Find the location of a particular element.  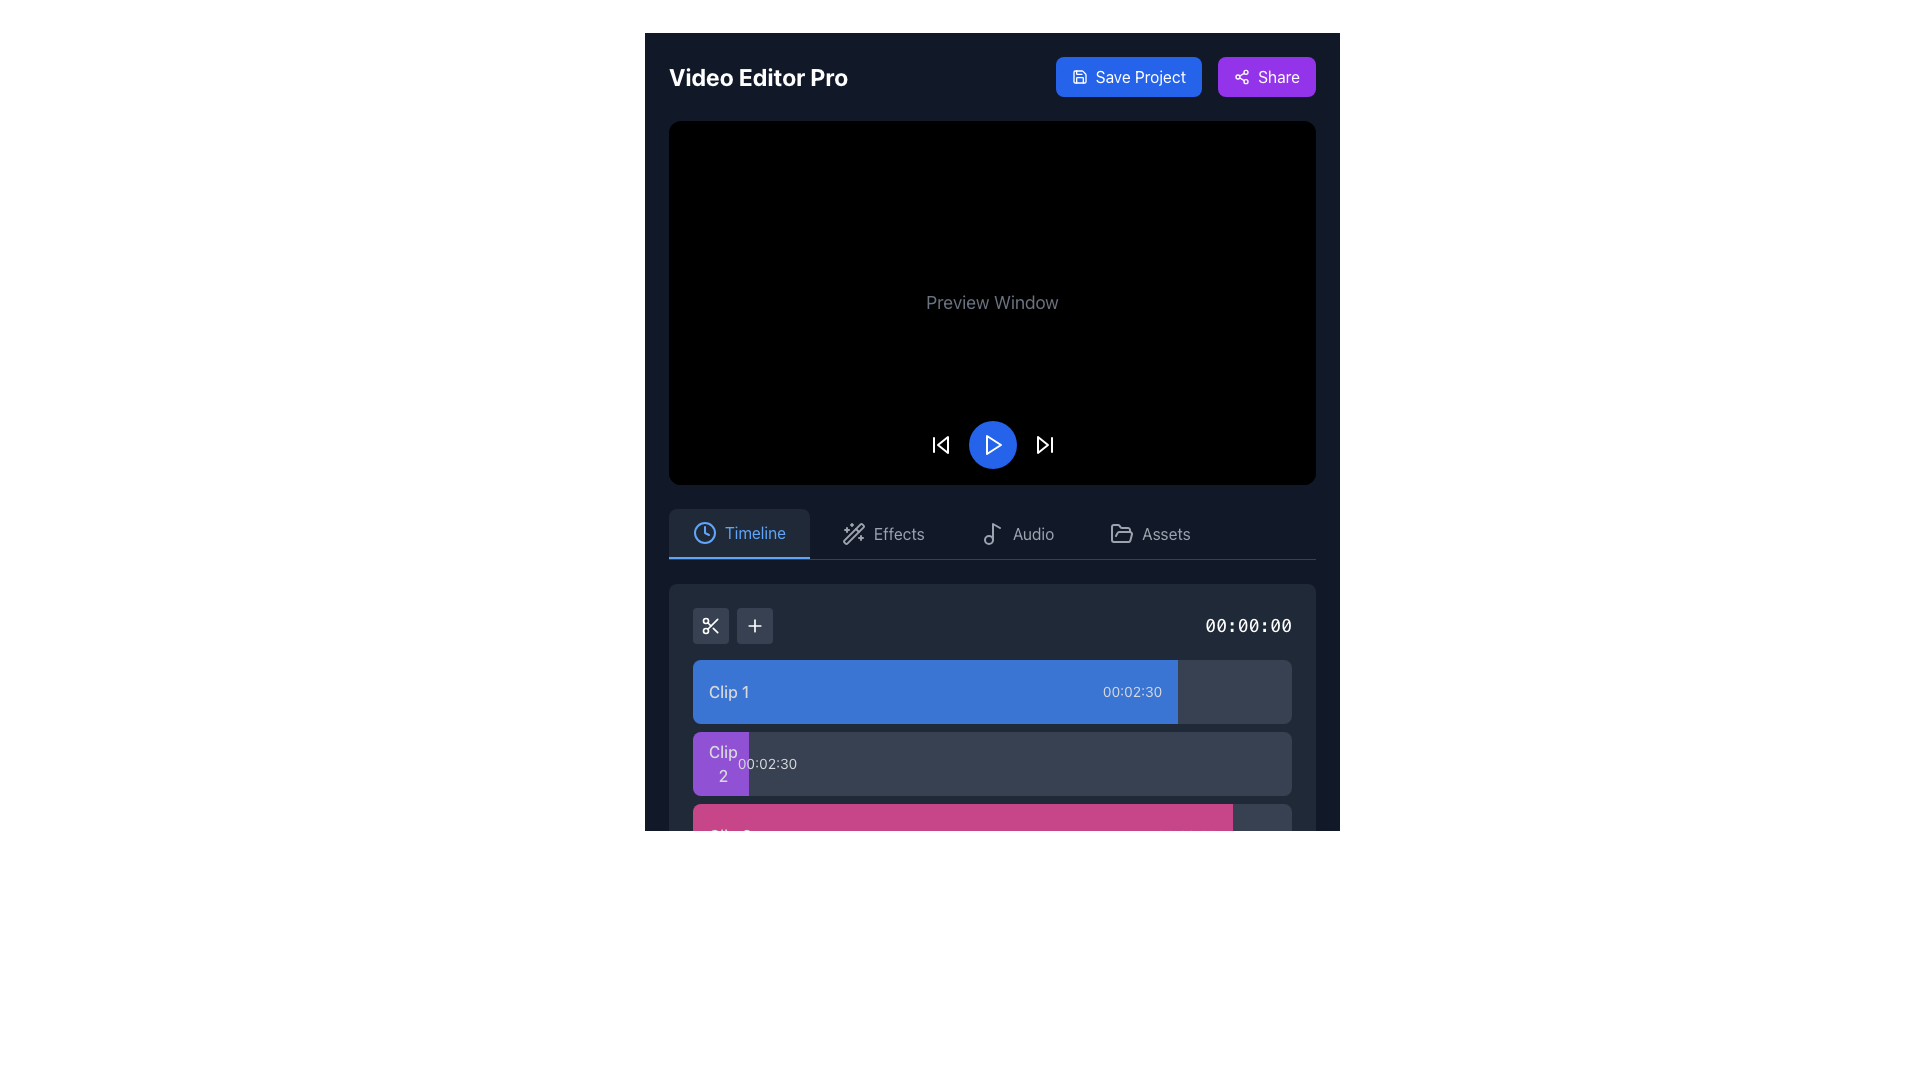

the plus (+) icon button, which is styled with a minimalist design and positioned near the top-left of the timeline panel is located at coordinates (753, 623).